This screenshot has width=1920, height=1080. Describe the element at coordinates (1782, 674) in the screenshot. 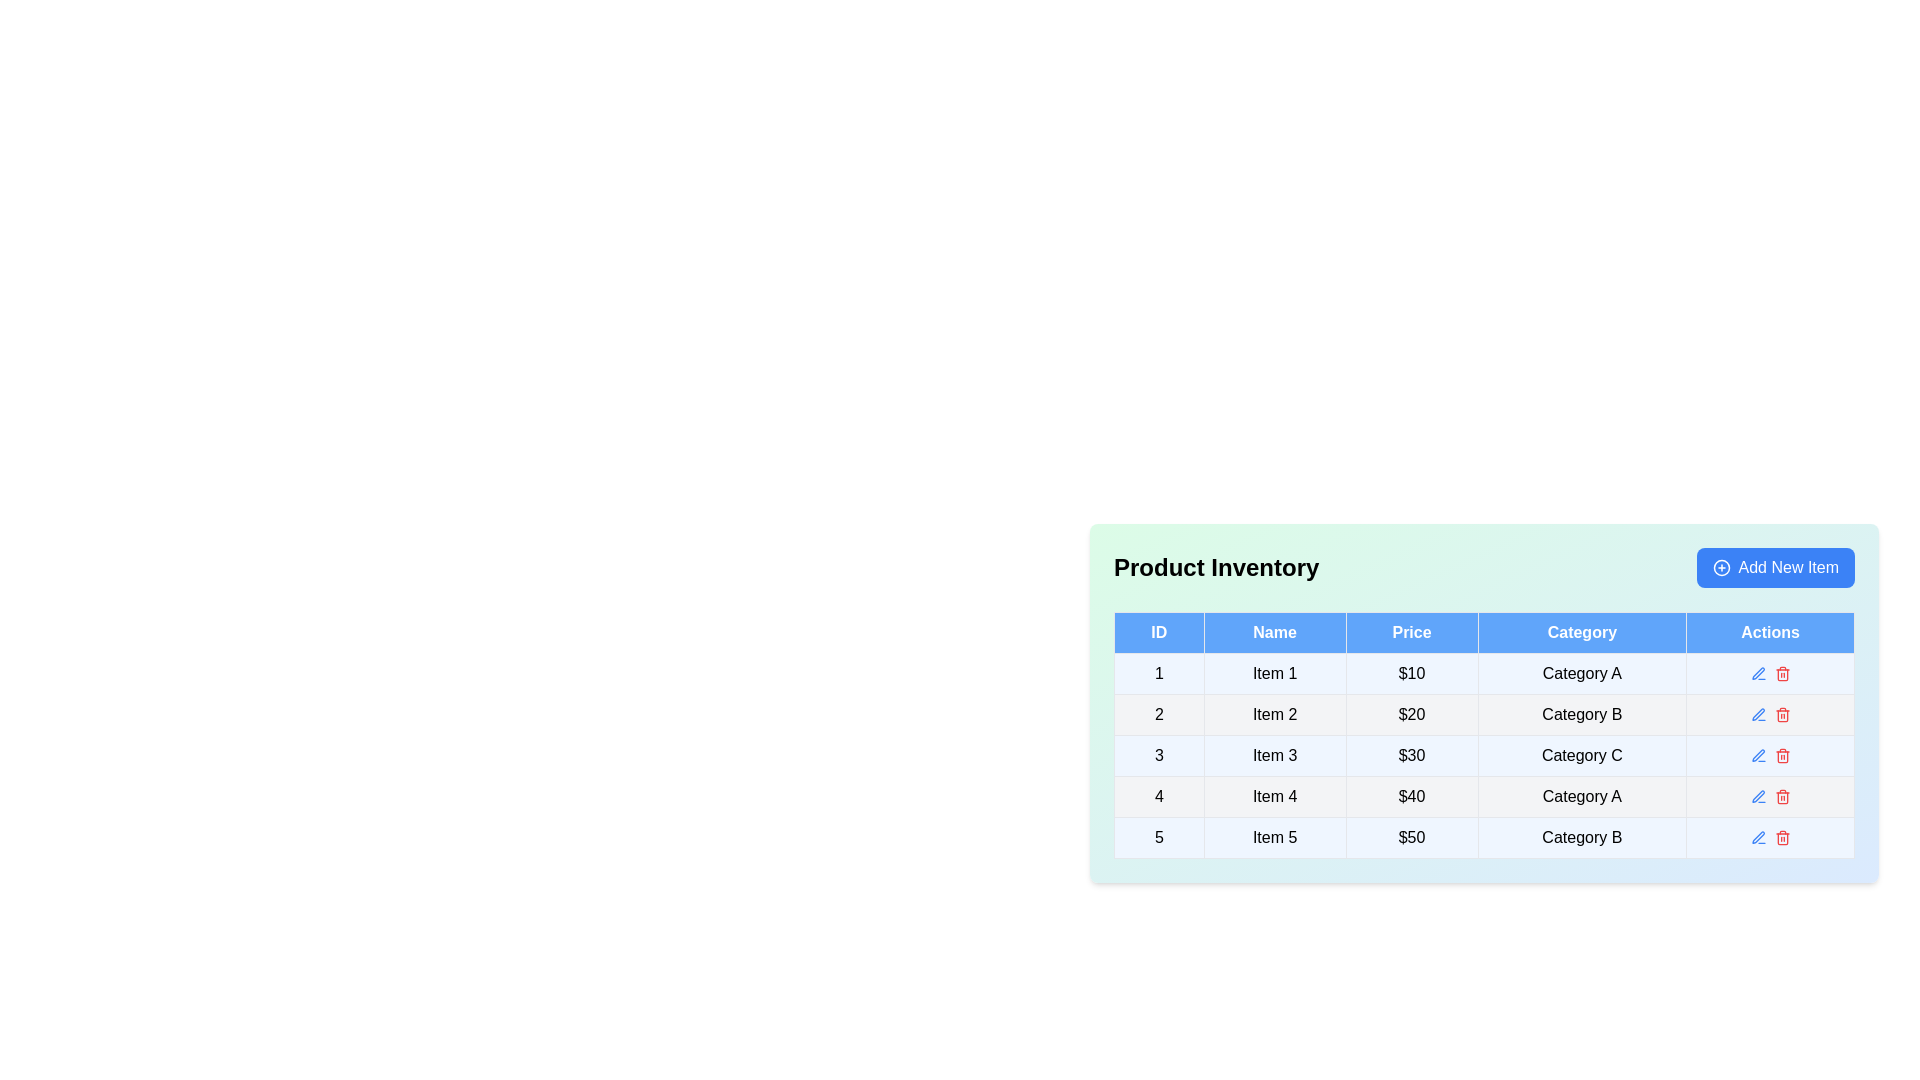

I see `the trash icon delete button, which is styled in red and located at the far-right end of the row in the 'Actions' column of the table` at that location.